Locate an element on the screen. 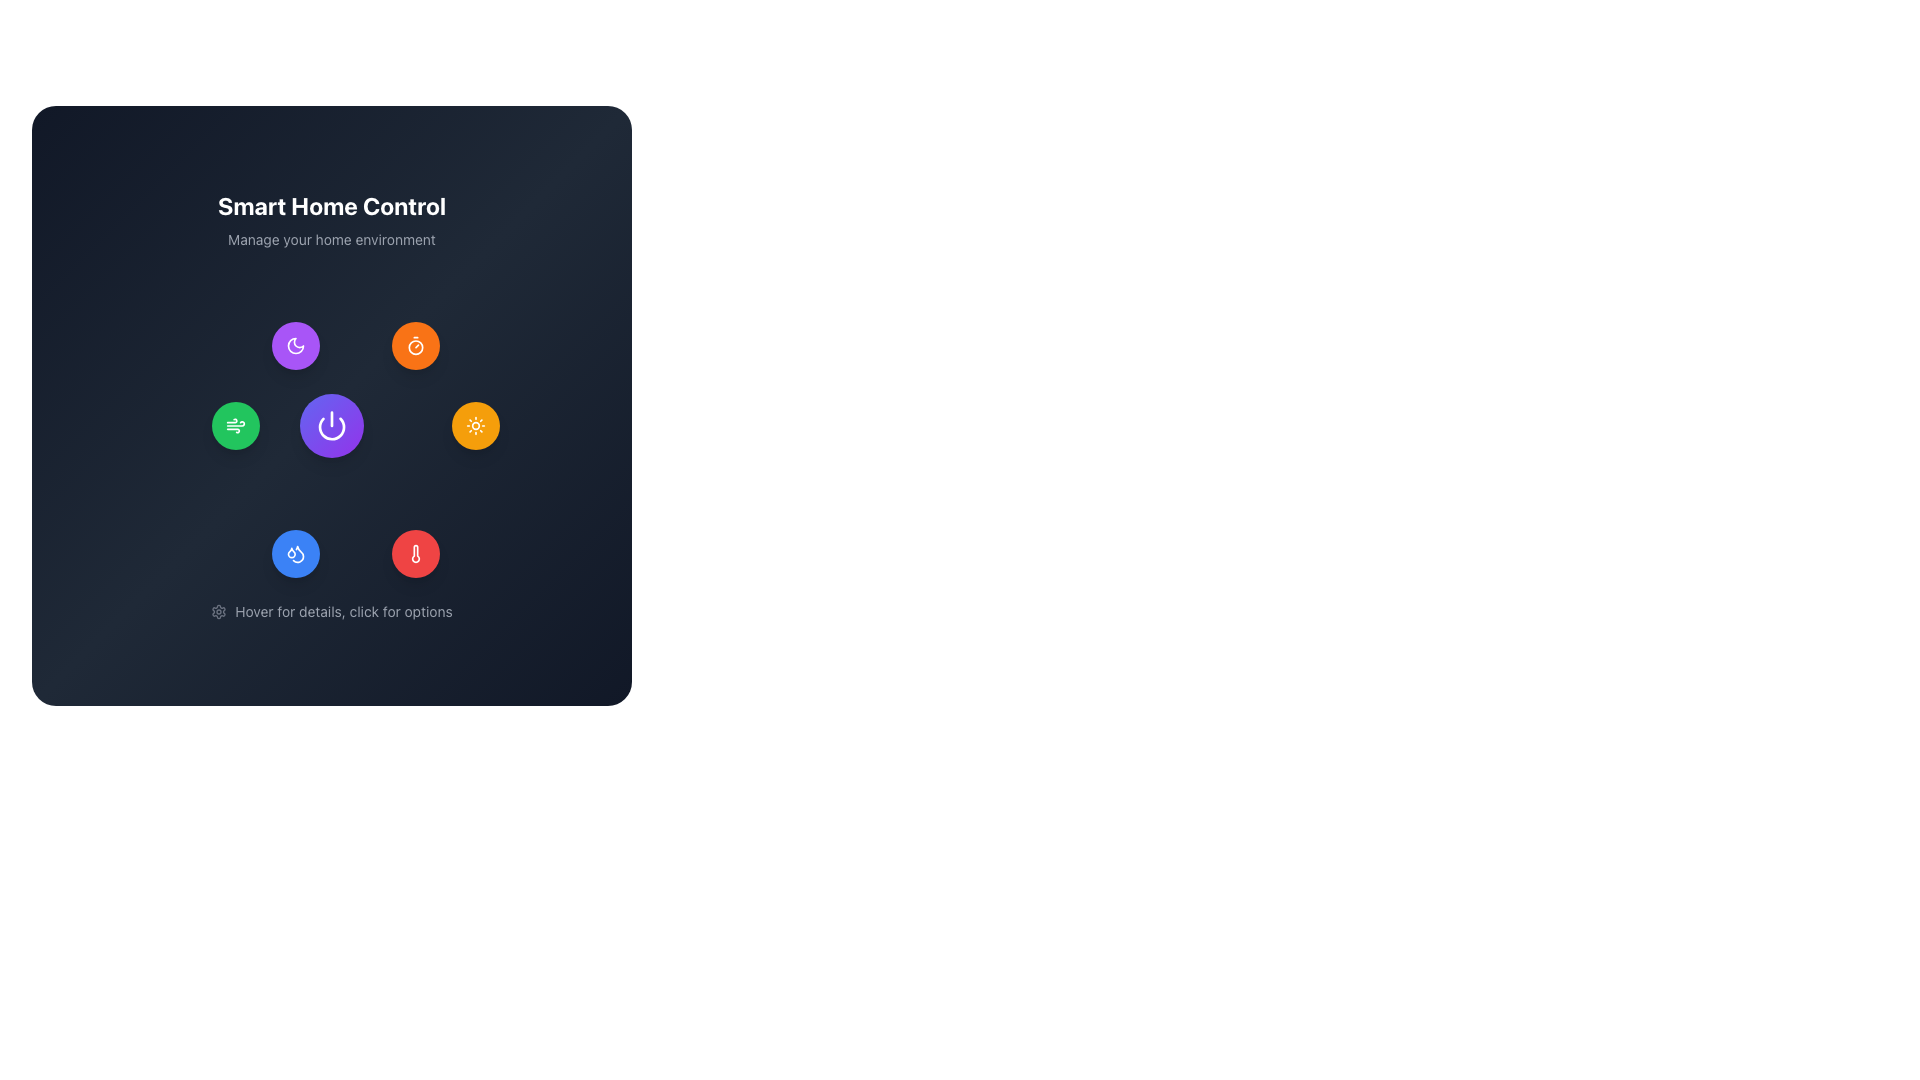  the third icon in the circular arrangement of smart home controls is located at coordinates (474, 424).